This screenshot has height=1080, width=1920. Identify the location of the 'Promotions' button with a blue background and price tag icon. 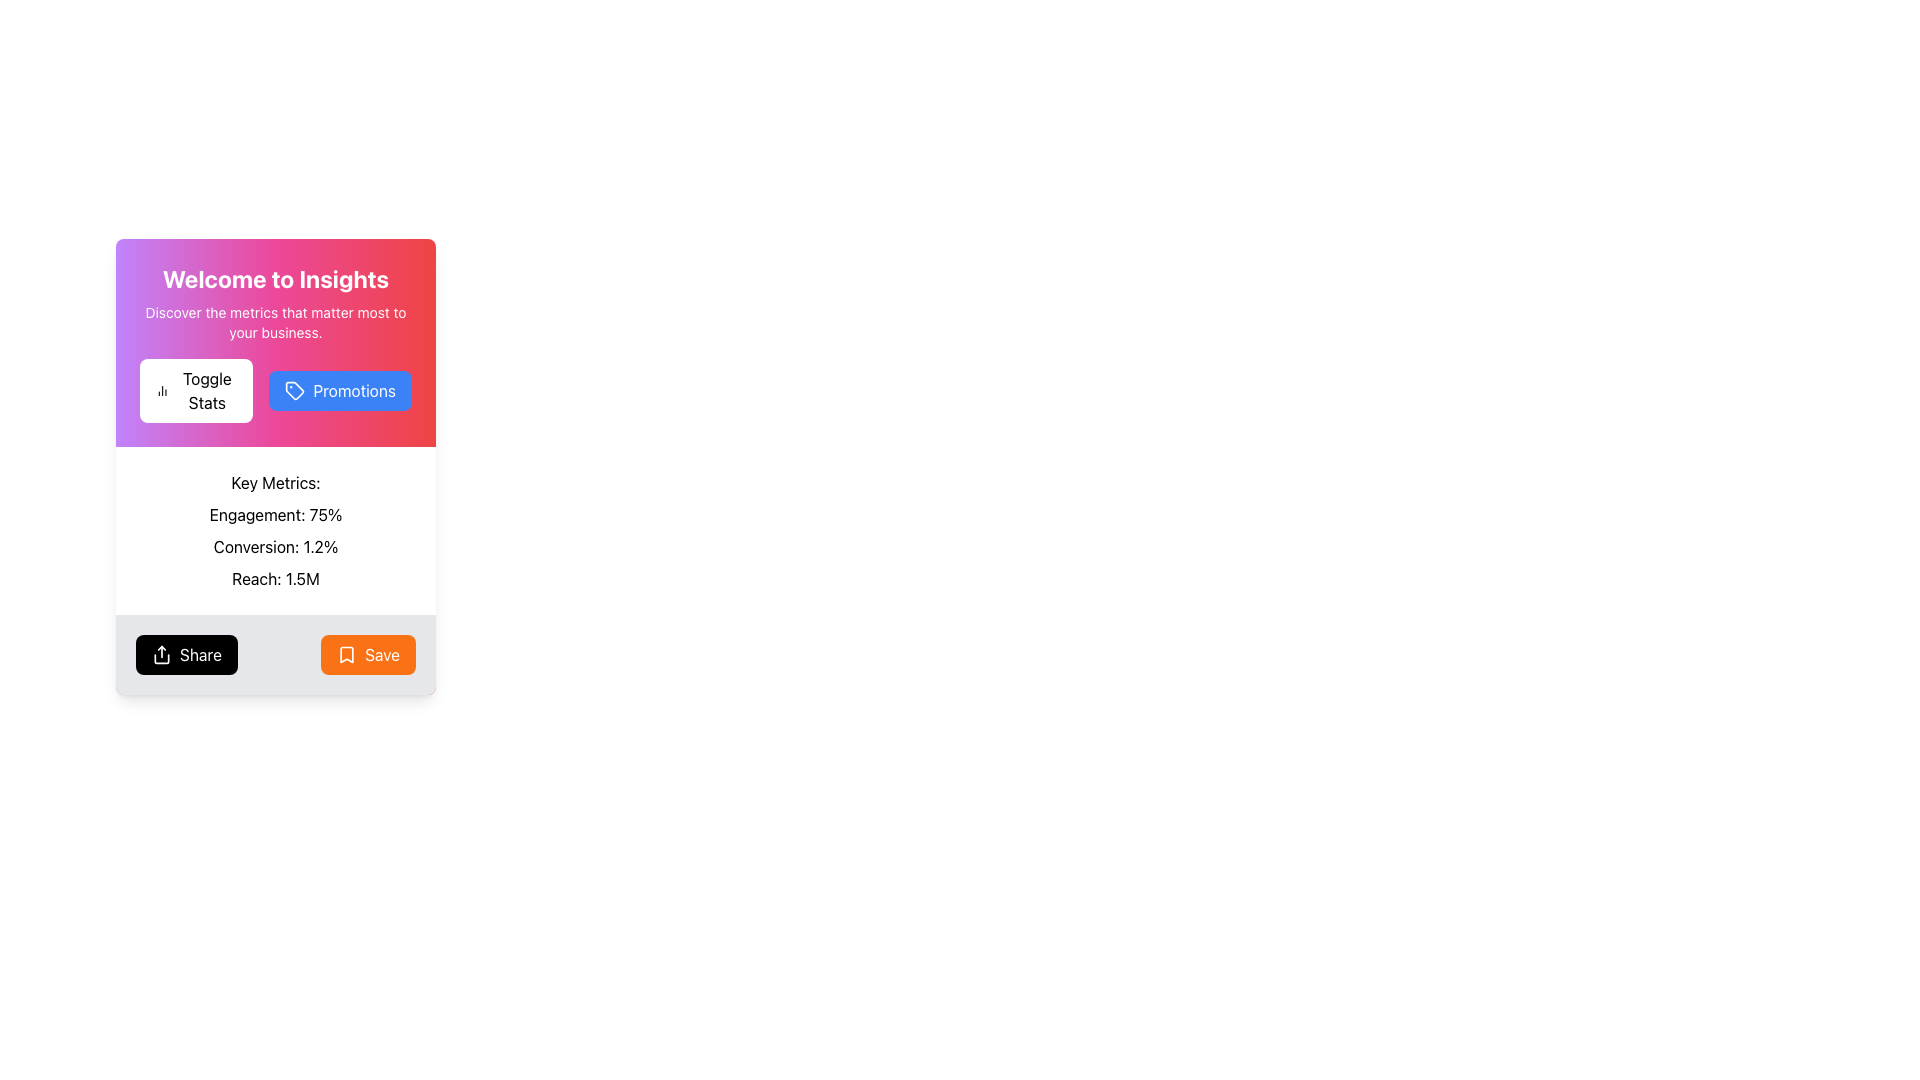
(274, 390).